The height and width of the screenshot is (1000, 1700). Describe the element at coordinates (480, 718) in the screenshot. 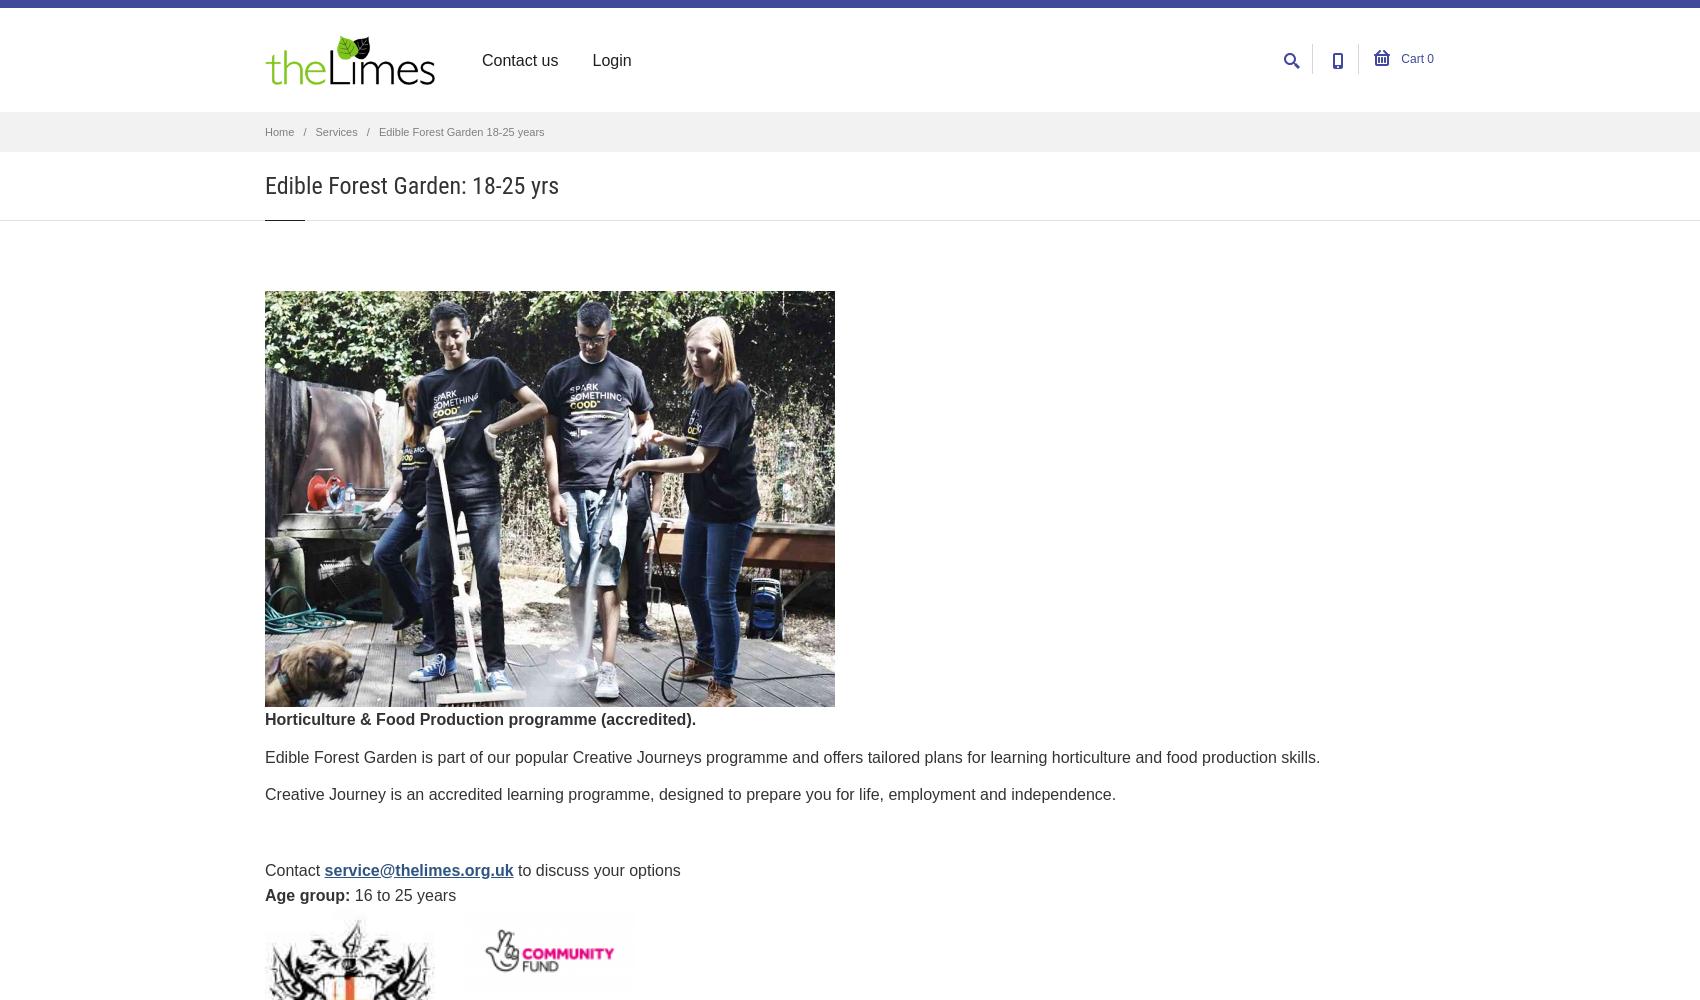

I see `'Horticulture & Food Production programme (accredited).'` at that location.